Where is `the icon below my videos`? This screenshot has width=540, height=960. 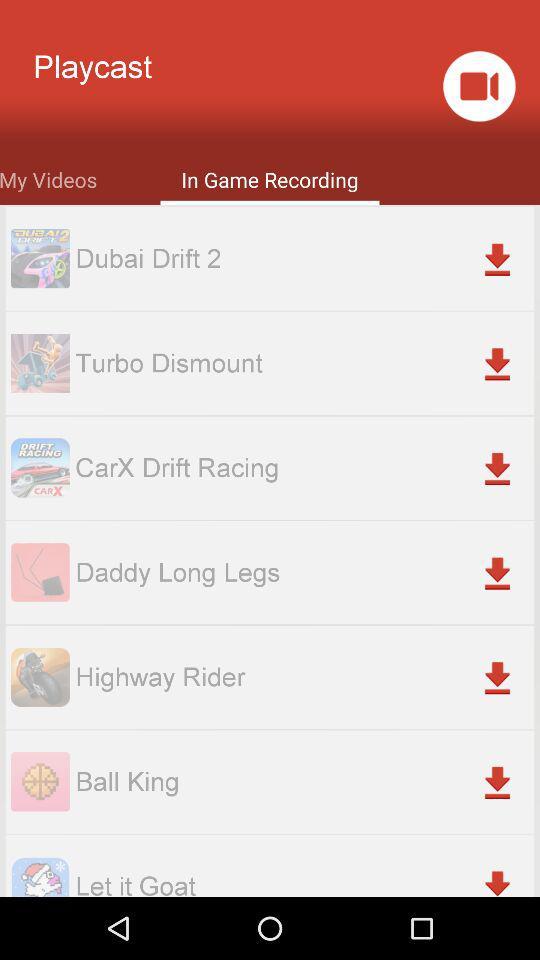
the icon below my videos is located at coordinates (303, 257).